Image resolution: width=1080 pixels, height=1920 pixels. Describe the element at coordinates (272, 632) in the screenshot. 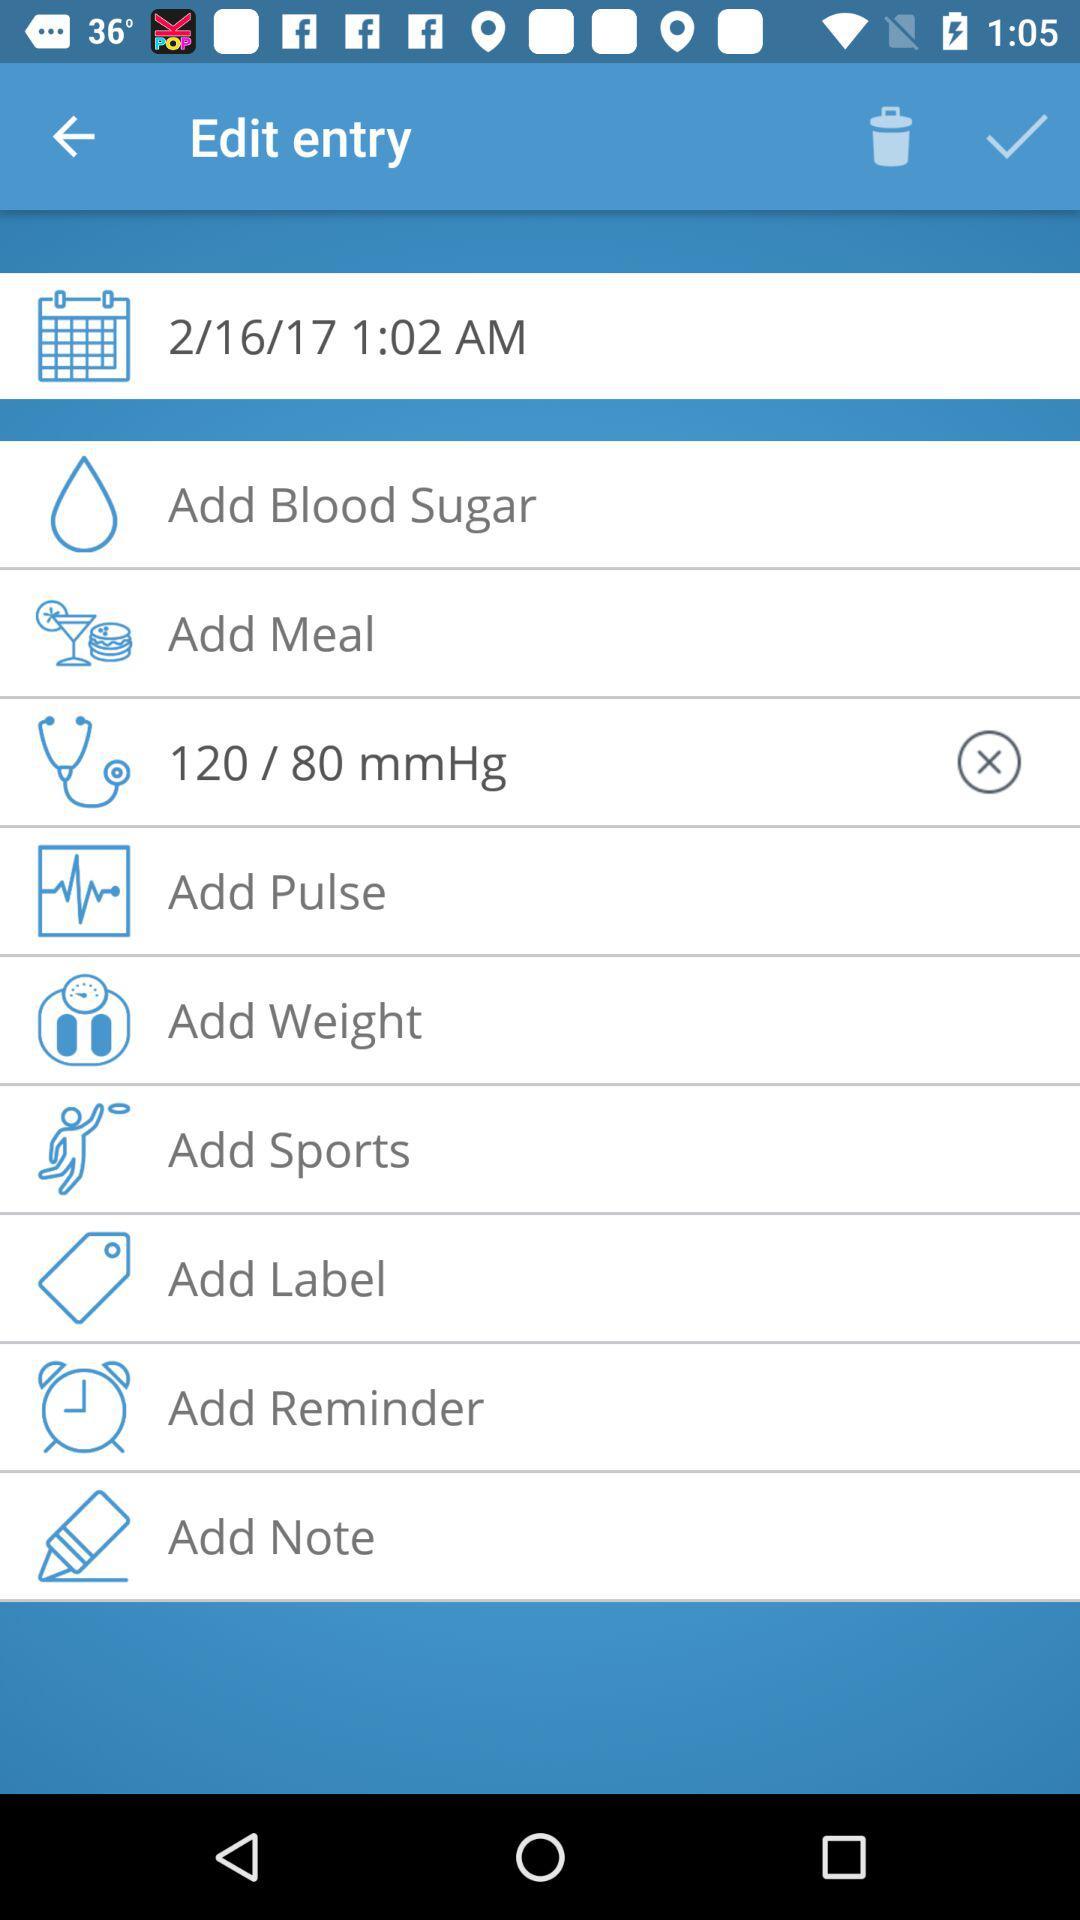

I see `the text below add blood sugar` at that location.